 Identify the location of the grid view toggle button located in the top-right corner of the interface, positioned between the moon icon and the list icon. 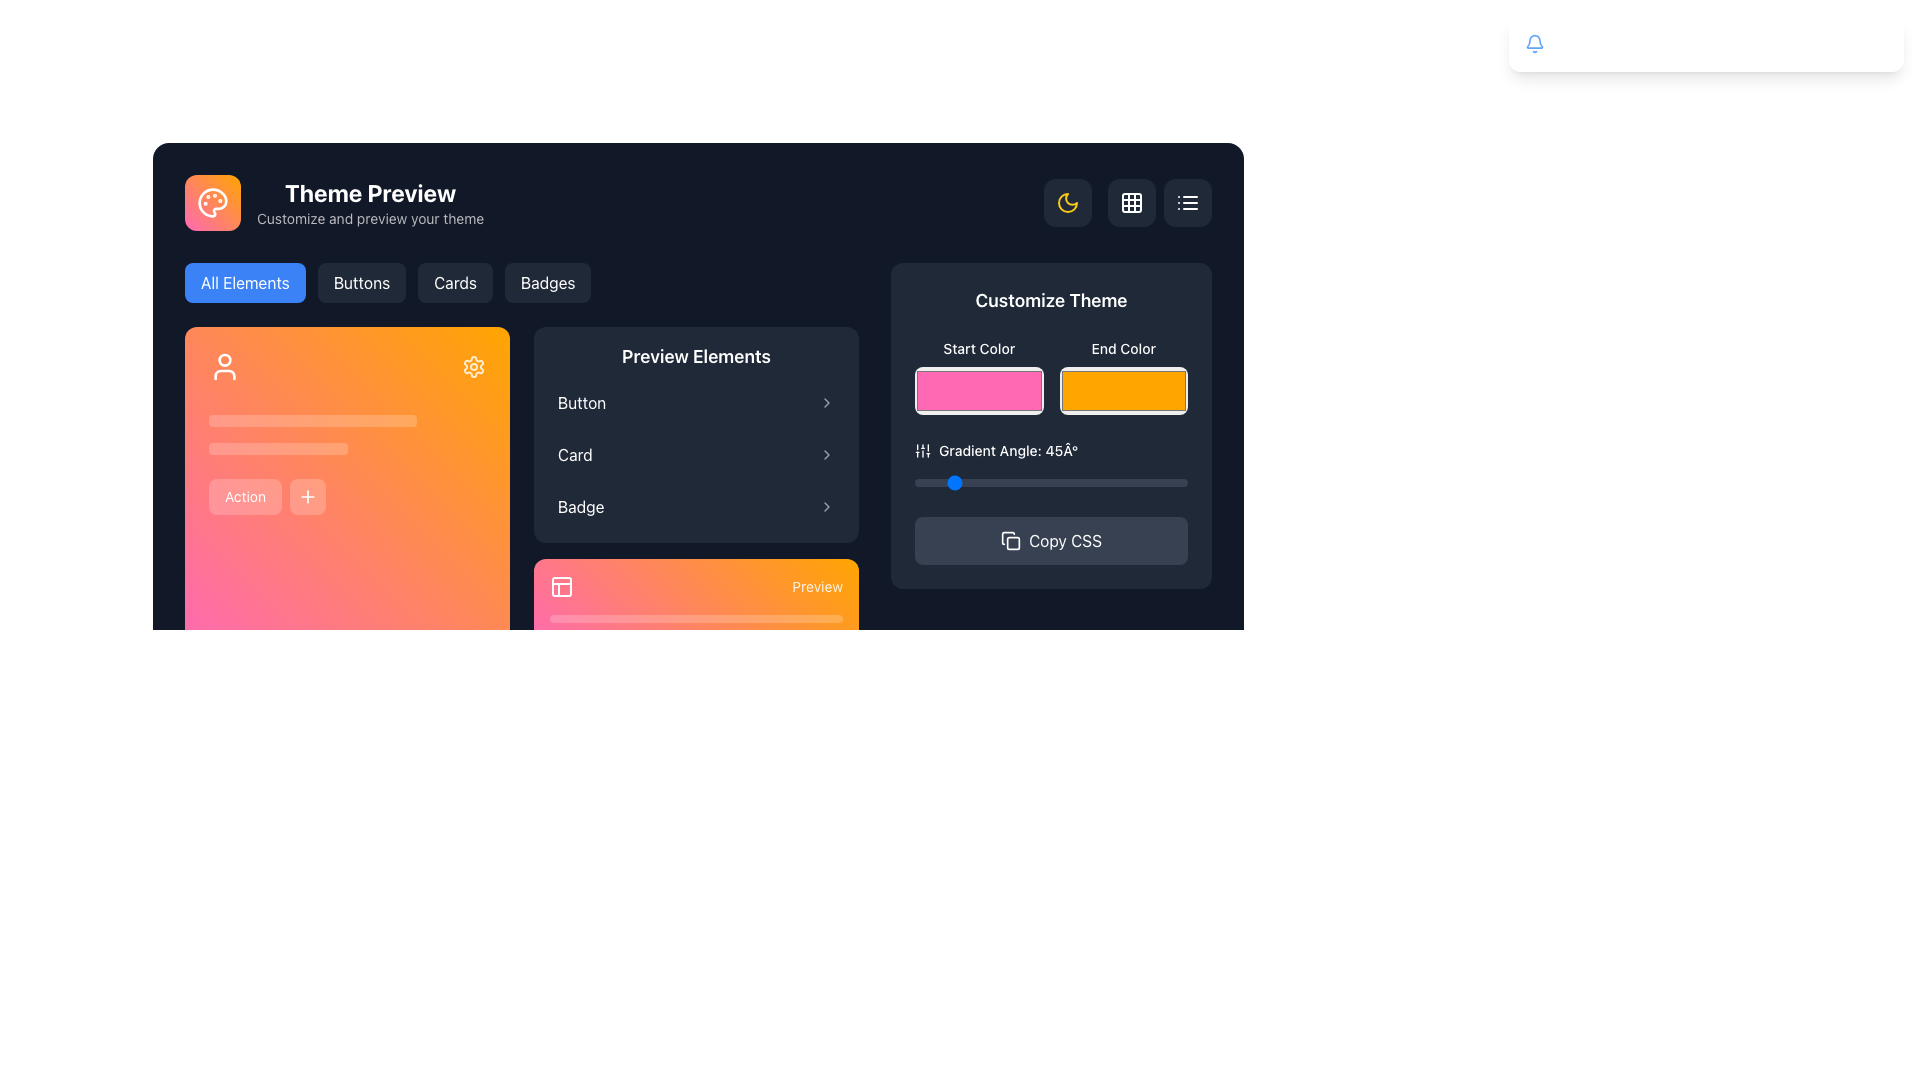
(1132, 203).